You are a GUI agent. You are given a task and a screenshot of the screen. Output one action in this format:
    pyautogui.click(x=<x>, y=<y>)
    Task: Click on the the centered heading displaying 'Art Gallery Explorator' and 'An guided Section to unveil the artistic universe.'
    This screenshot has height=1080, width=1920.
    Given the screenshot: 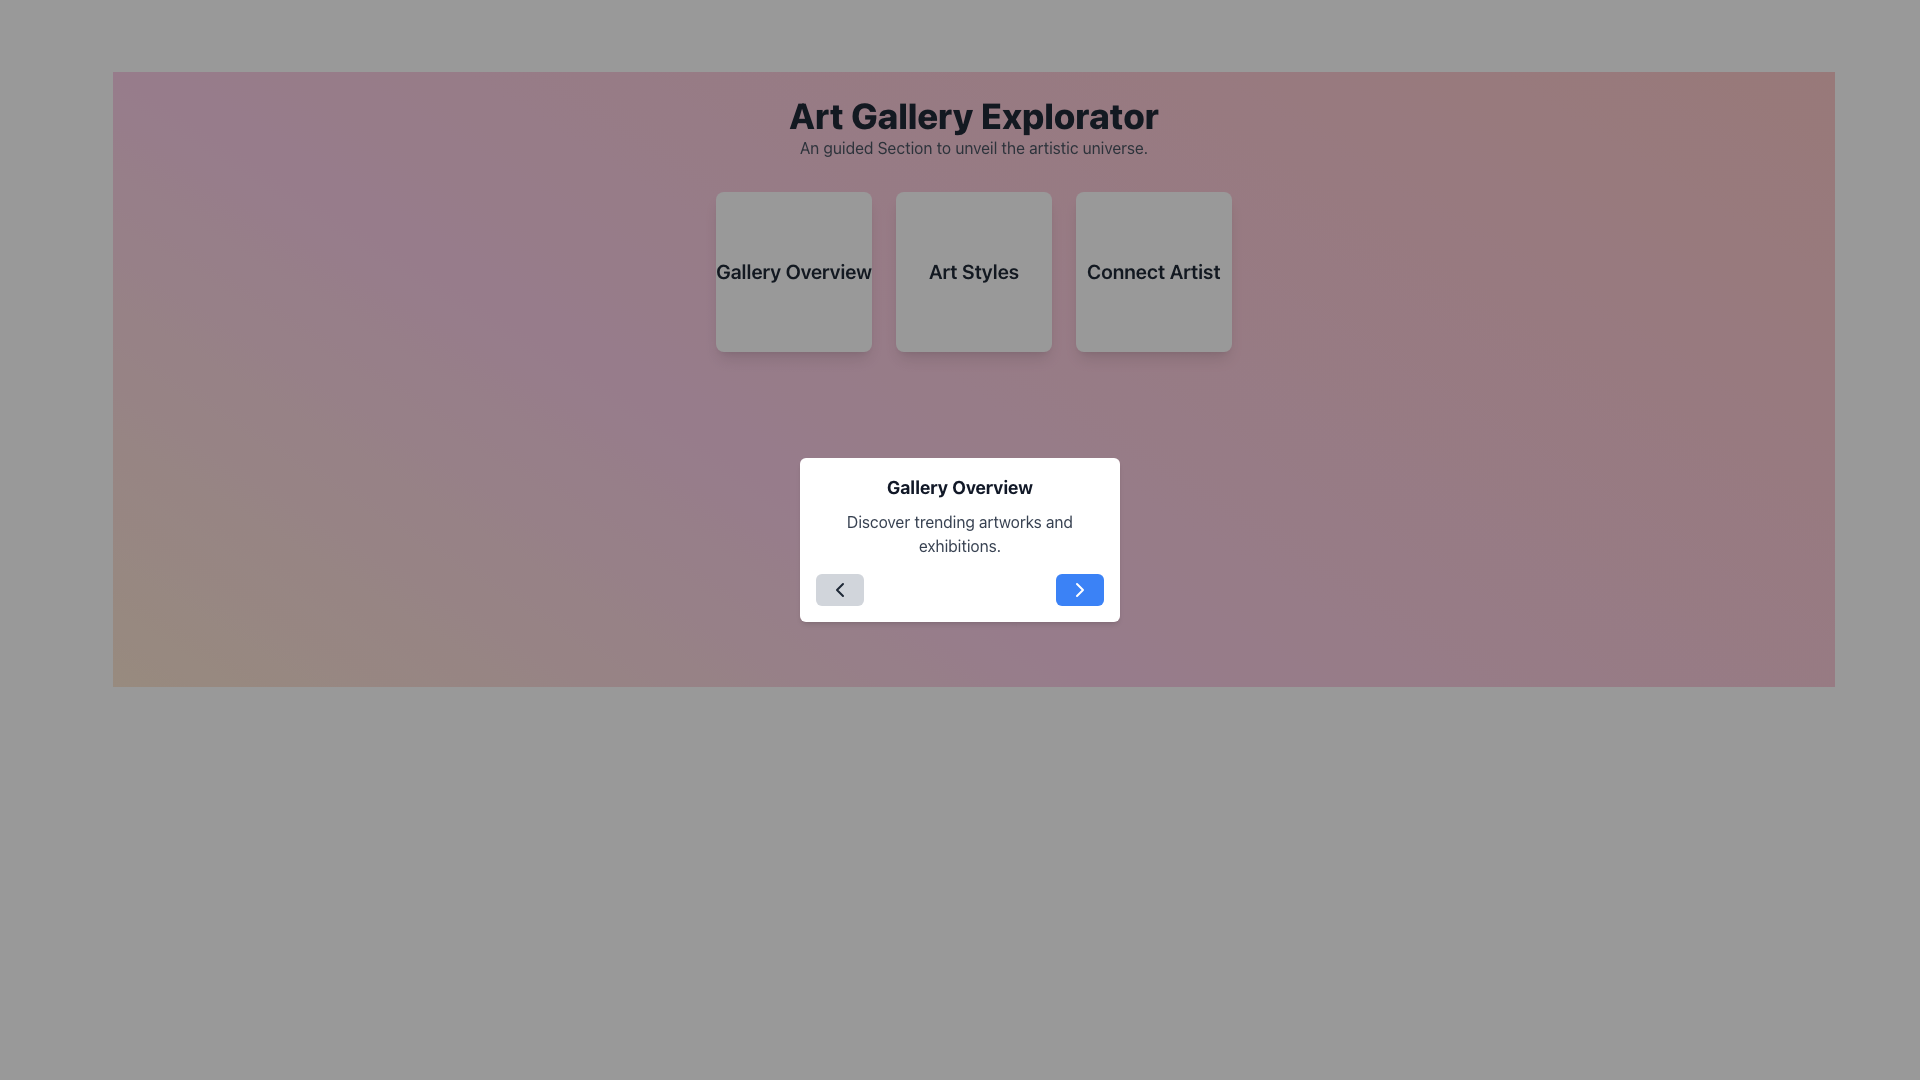 What is the action you would take?
    pyautogui.click(x=974, y=127)
    